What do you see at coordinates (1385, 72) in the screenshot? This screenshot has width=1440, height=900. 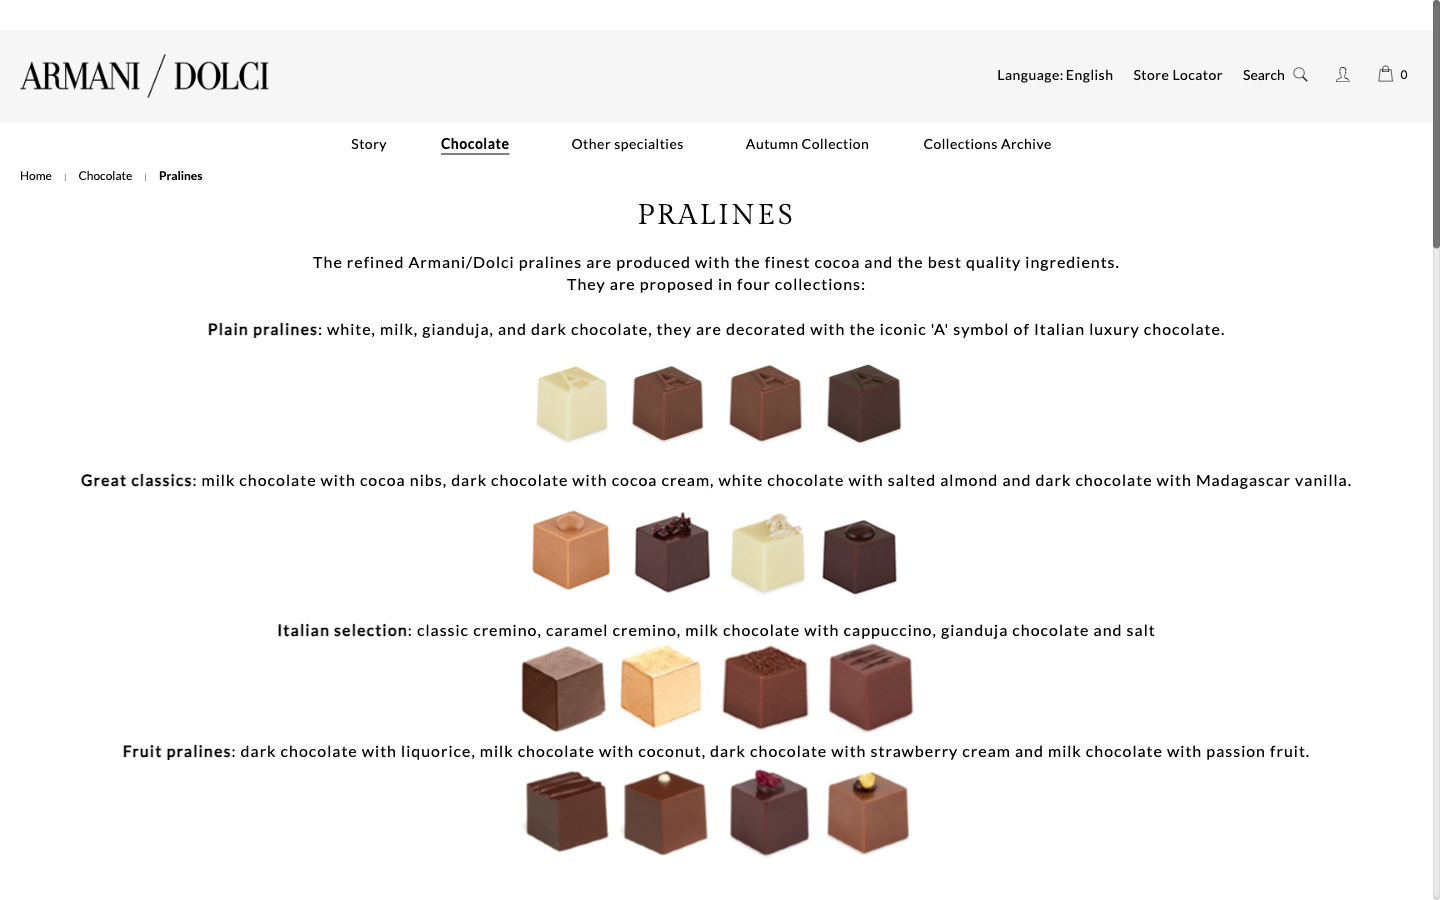 I see `Redirect to the shopping cart by clicking on the bag icon in the upper right hand corner` at bounding box center [1385, 72].